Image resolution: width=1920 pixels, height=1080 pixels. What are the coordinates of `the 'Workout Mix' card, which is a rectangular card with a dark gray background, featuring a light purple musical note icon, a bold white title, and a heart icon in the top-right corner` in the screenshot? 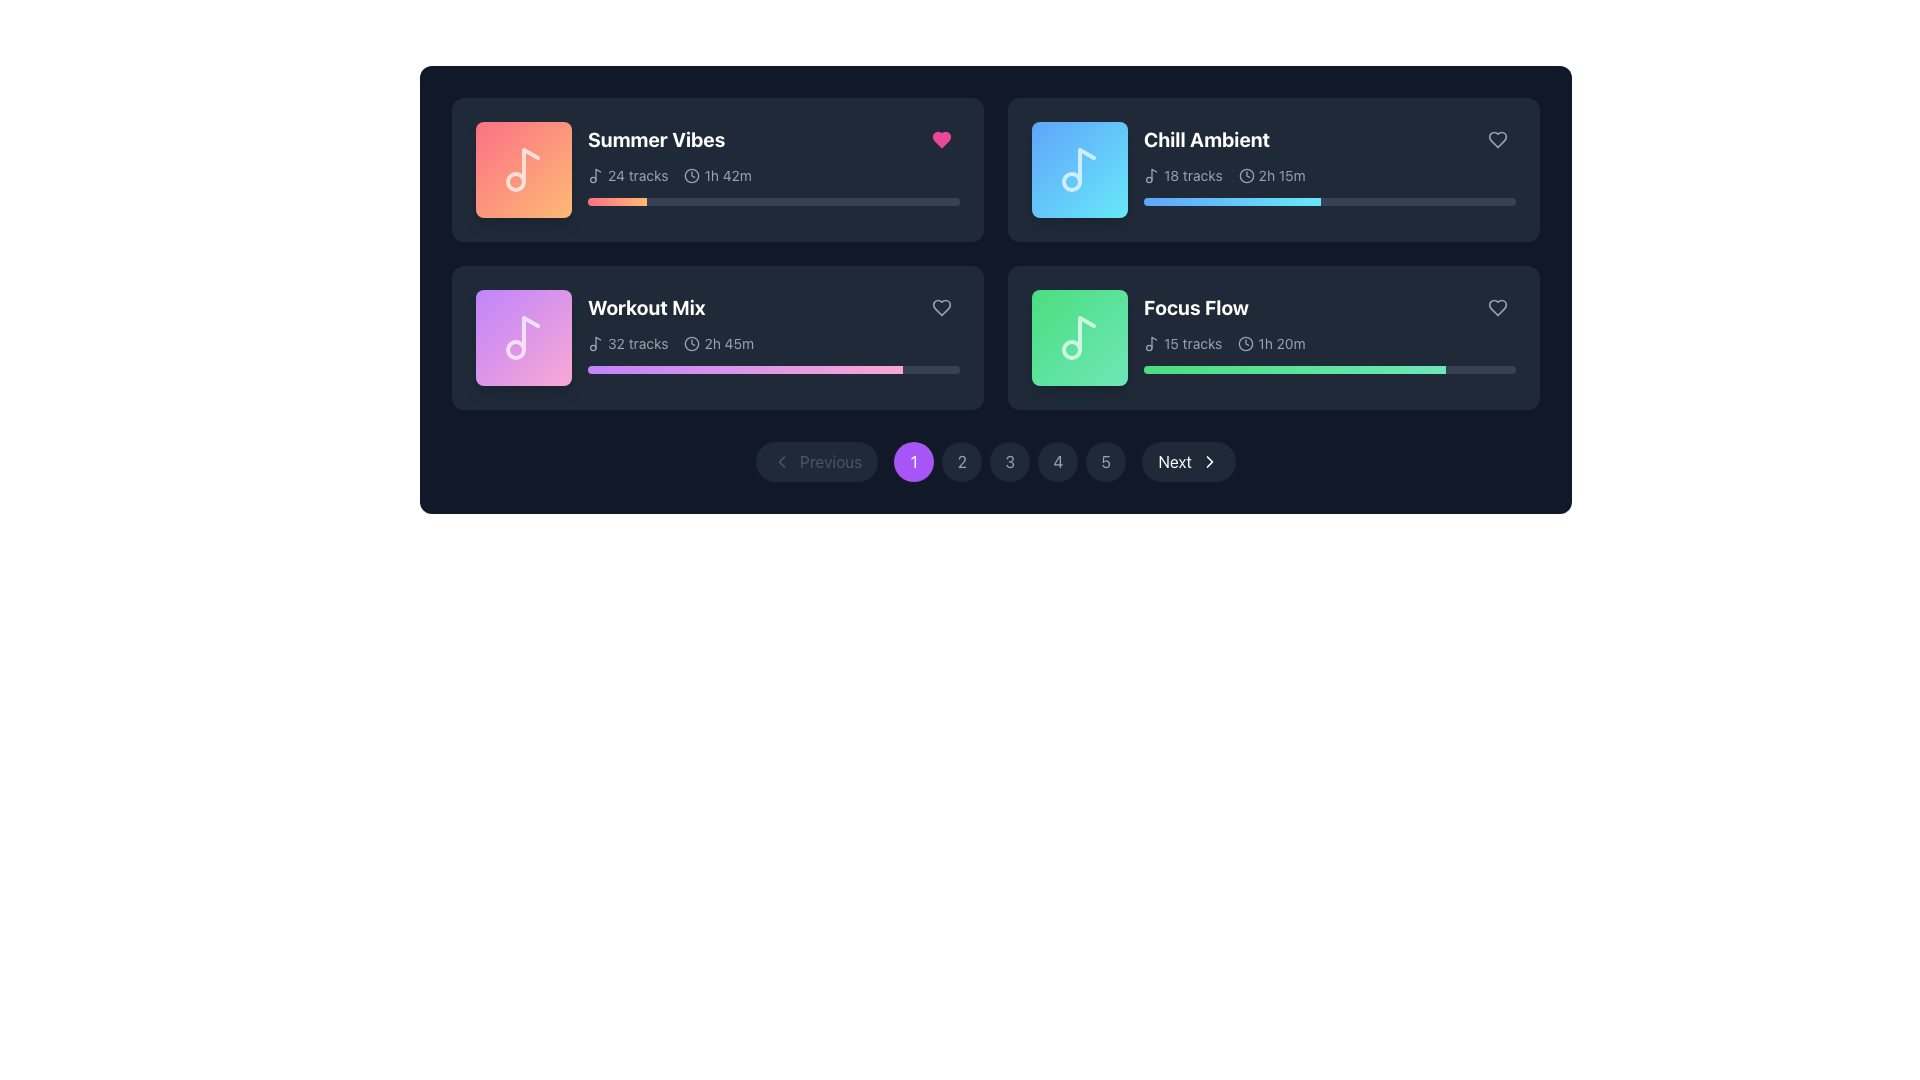 It's located at (718, 337).